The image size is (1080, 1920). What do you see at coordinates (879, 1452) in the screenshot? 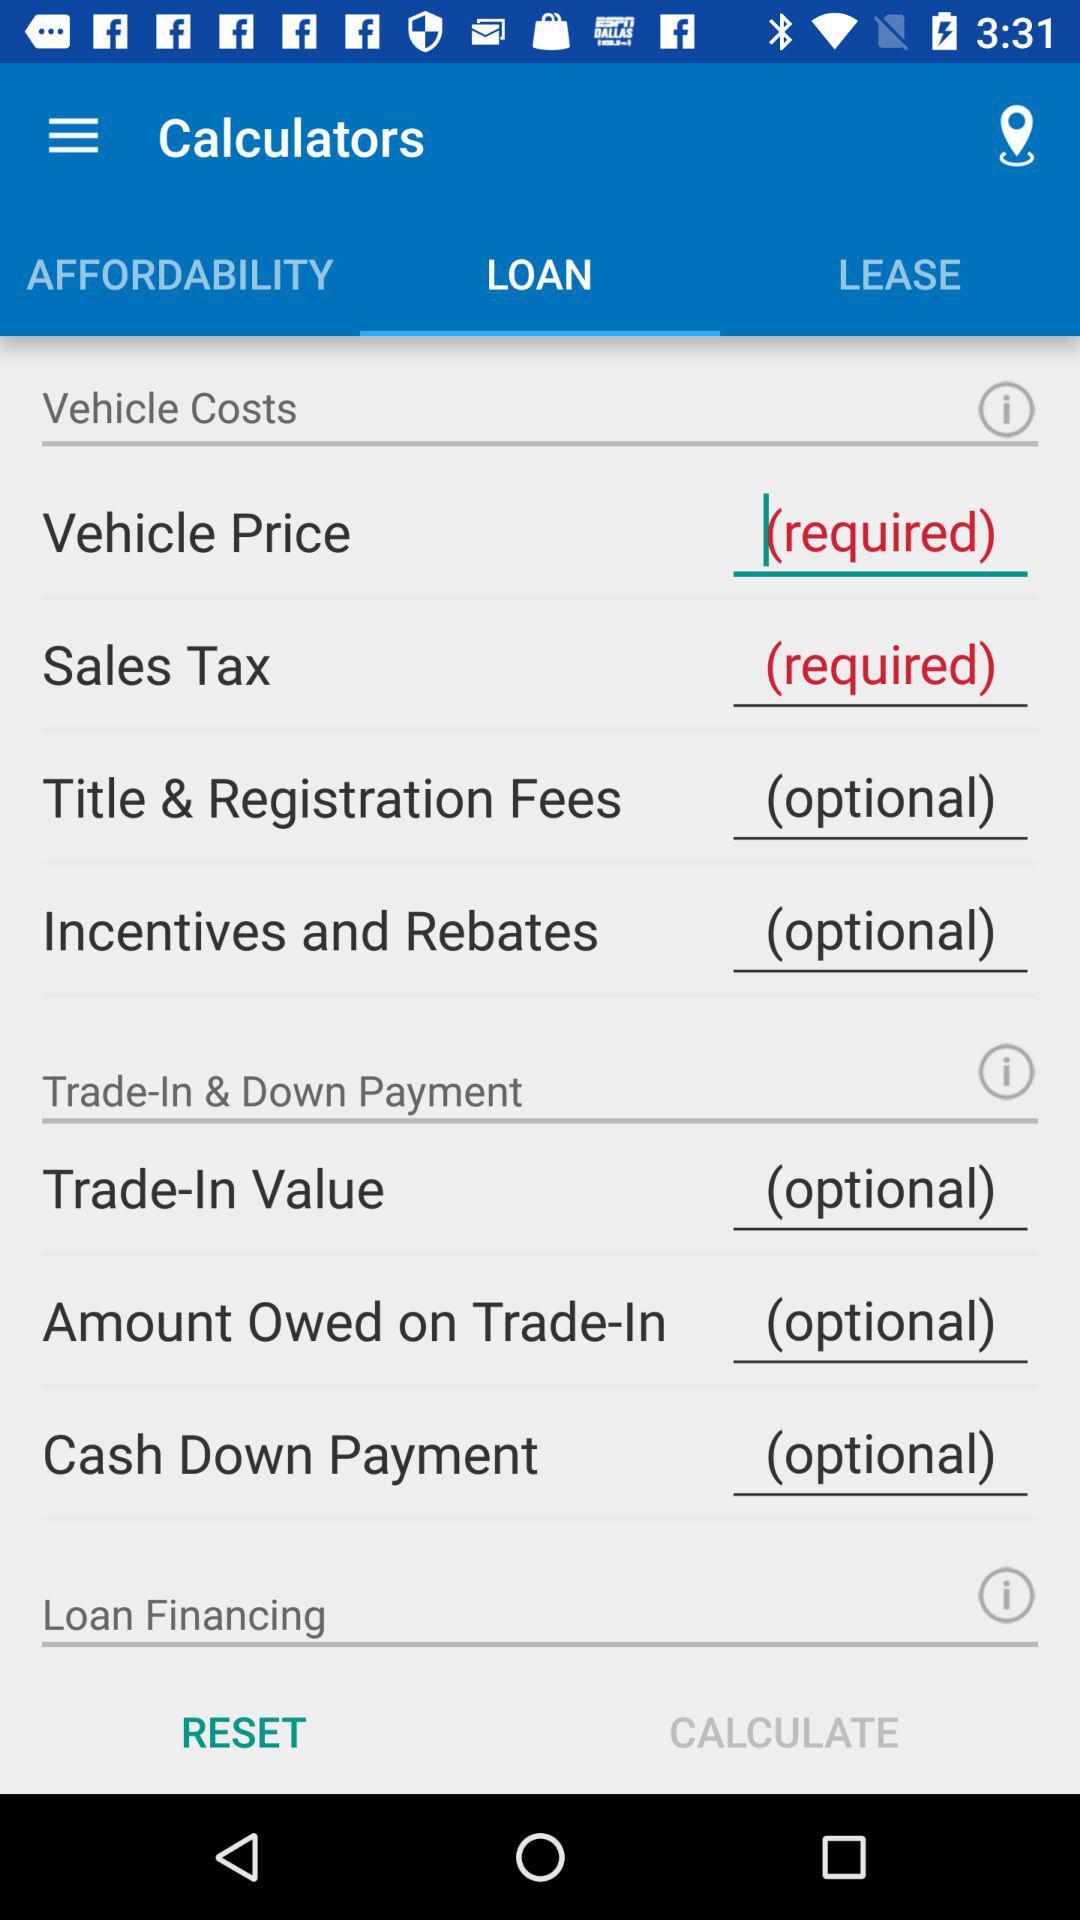
I see `write down cash payment` at bounding box center [879, 1452].